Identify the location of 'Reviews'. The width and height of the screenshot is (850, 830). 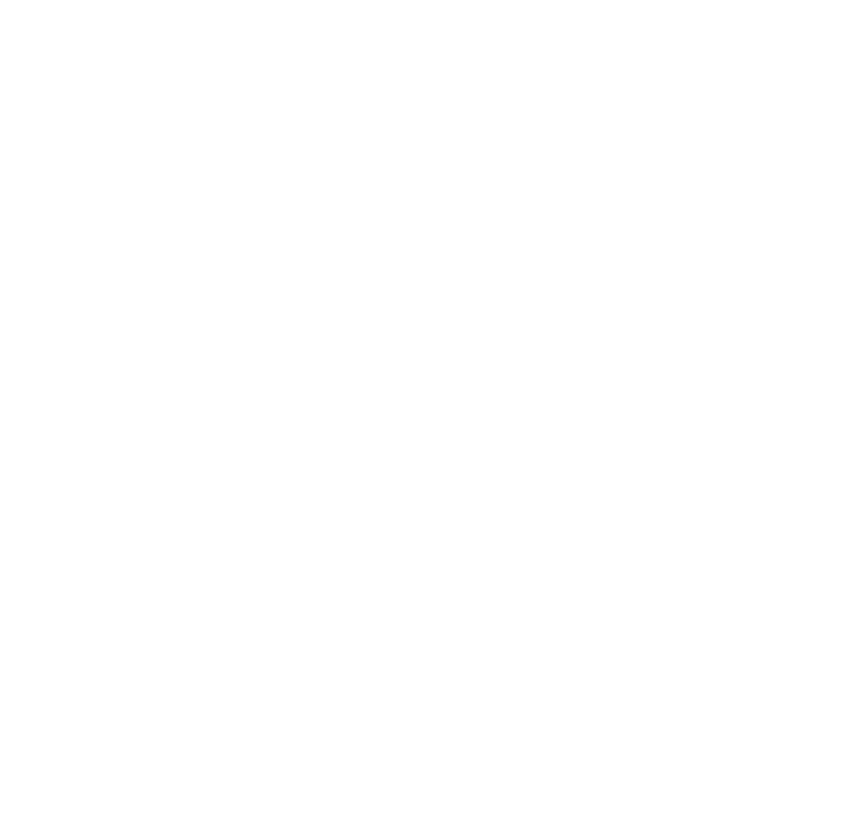
(166, 83).